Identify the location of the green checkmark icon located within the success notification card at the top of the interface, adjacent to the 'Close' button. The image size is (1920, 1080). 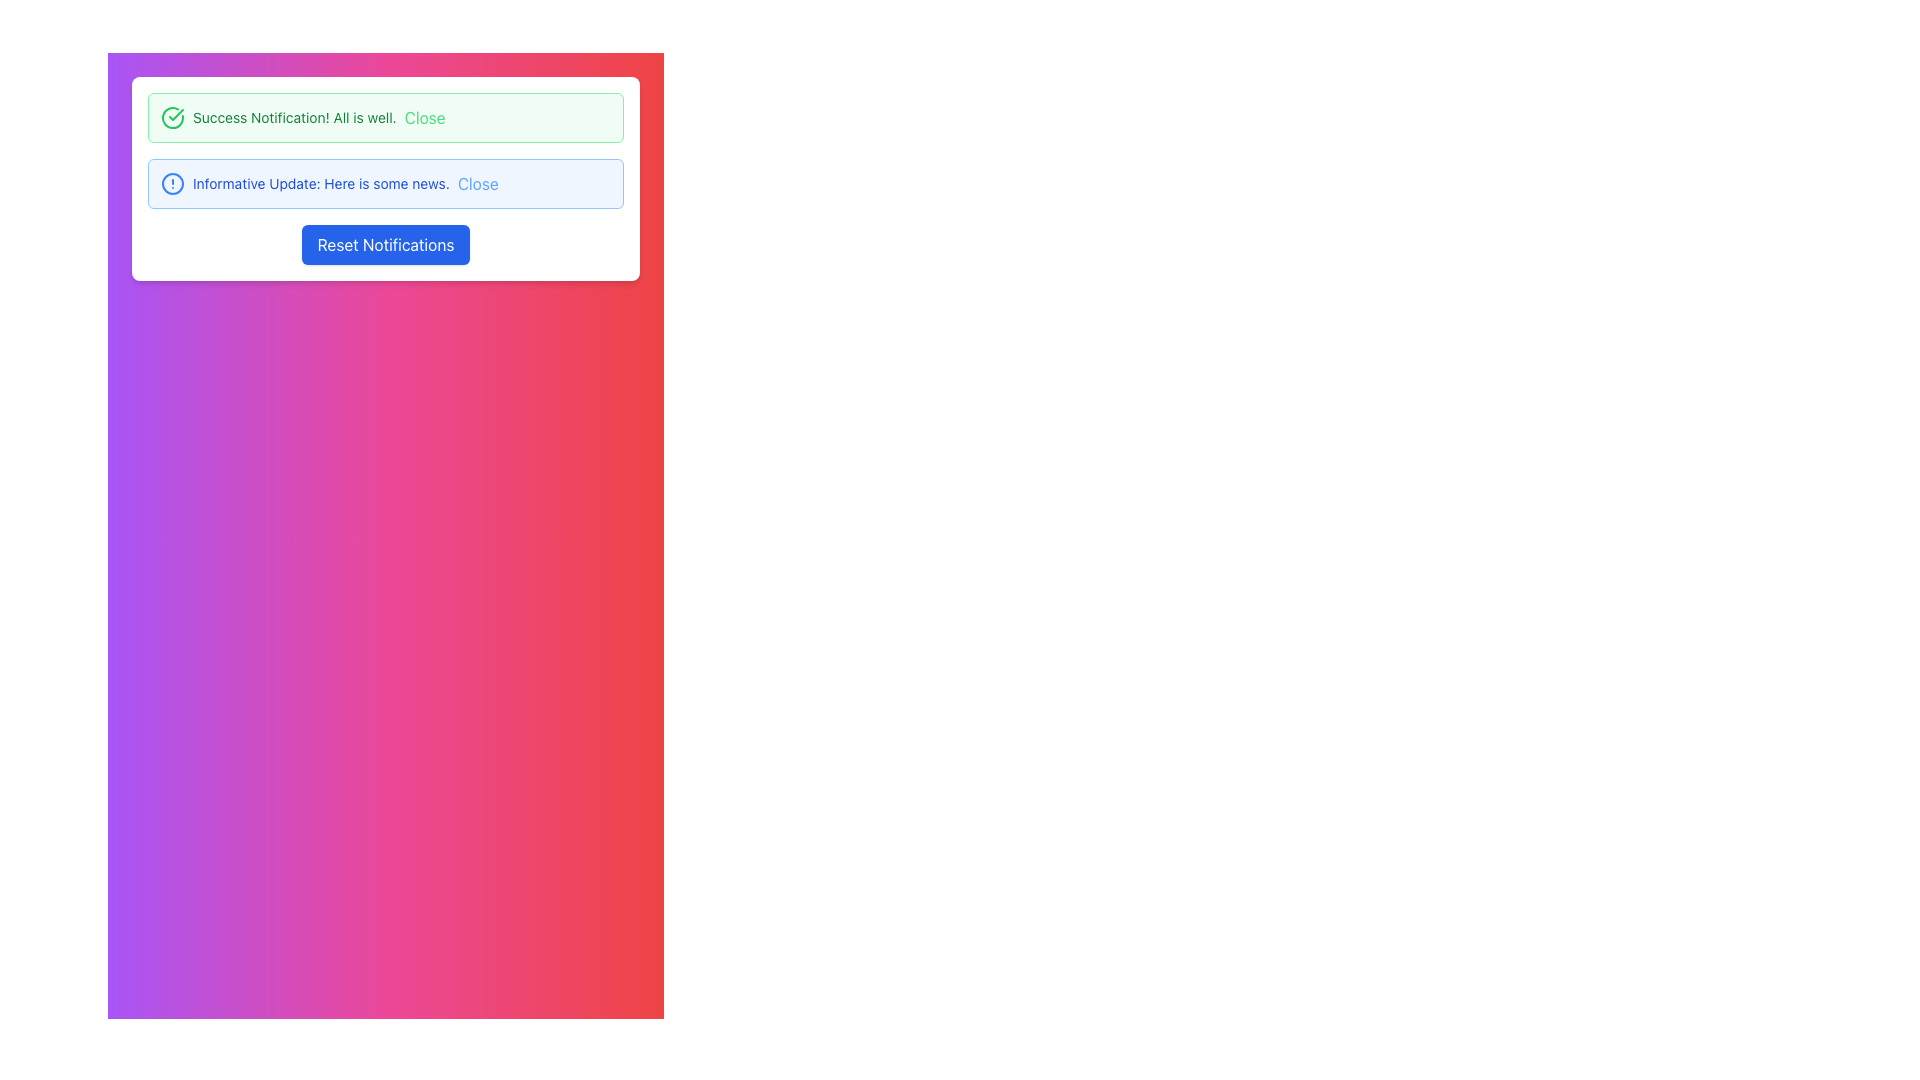
(176, 115).